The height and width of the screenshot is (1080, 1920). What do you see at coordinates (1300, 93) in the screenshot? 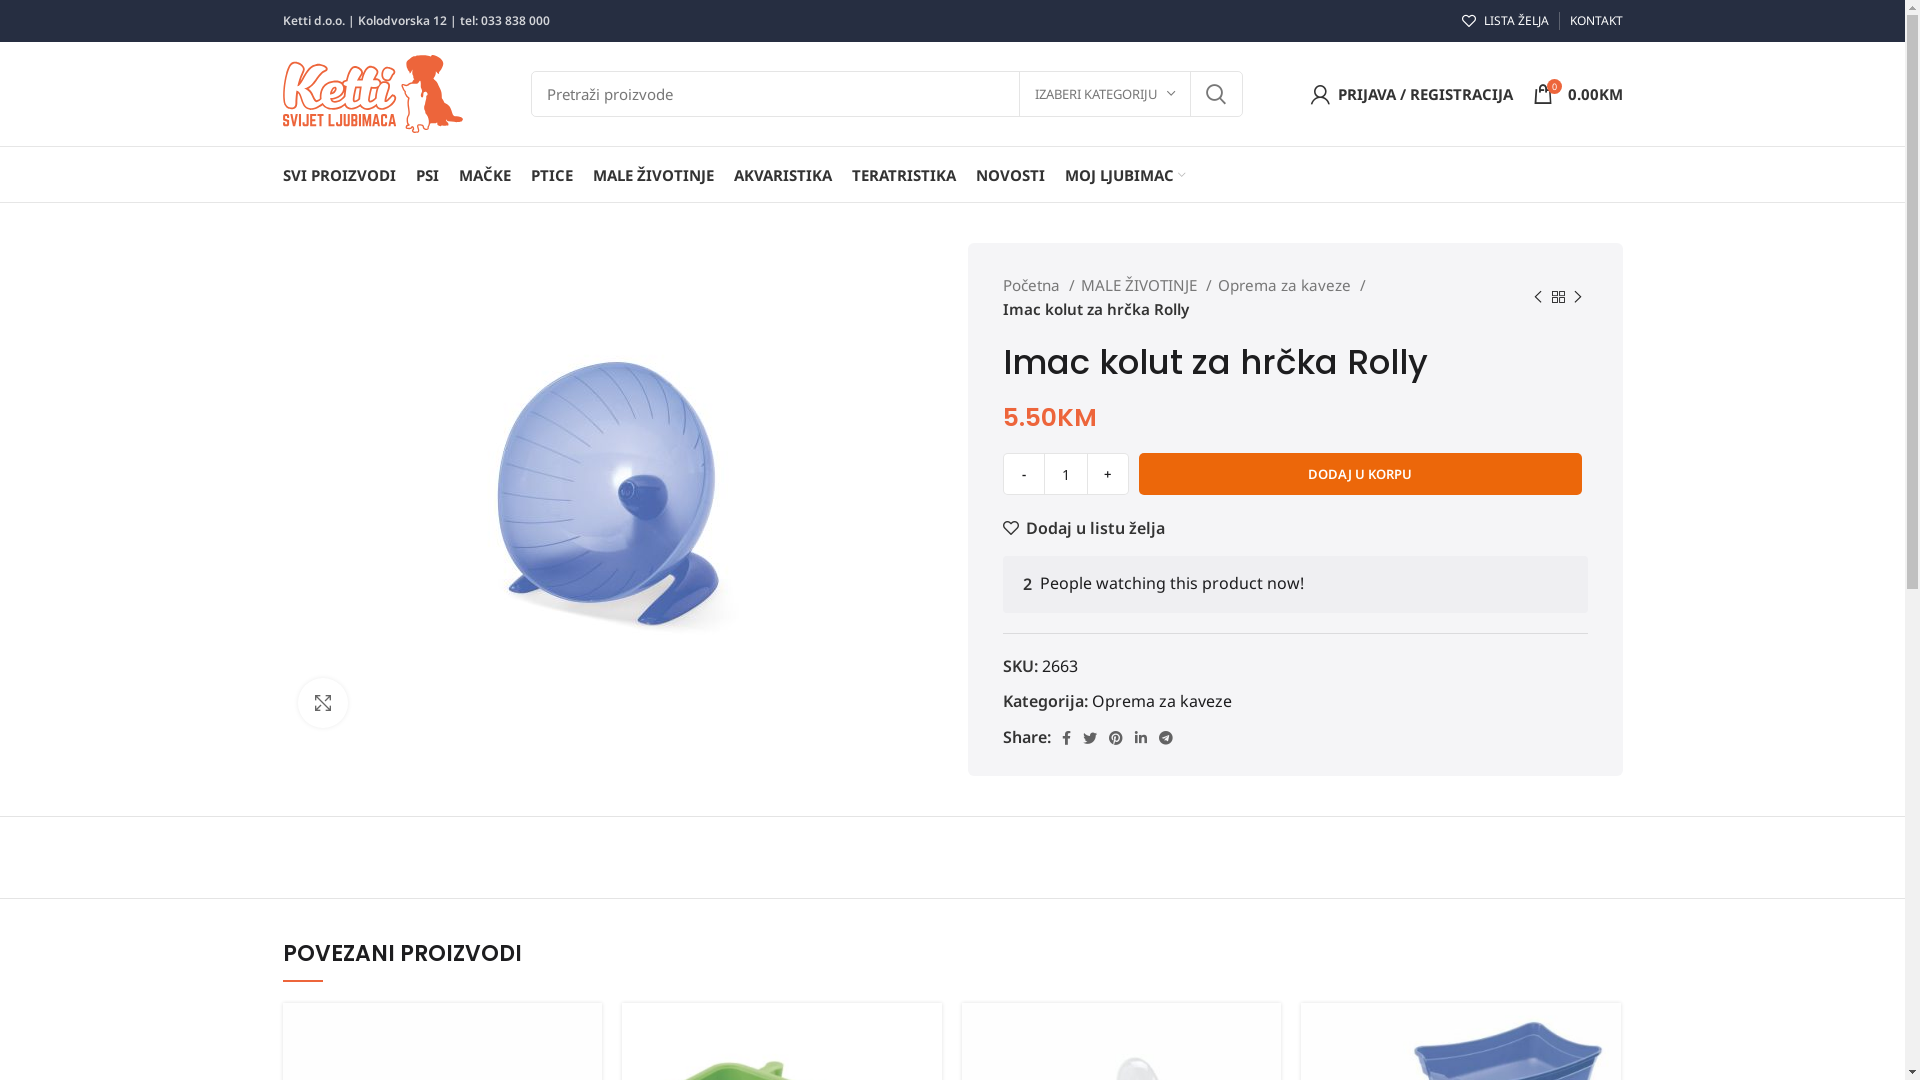
I see `'PRIJAVA / REGISTRACIJA'` at bounding box center [1300, 93].